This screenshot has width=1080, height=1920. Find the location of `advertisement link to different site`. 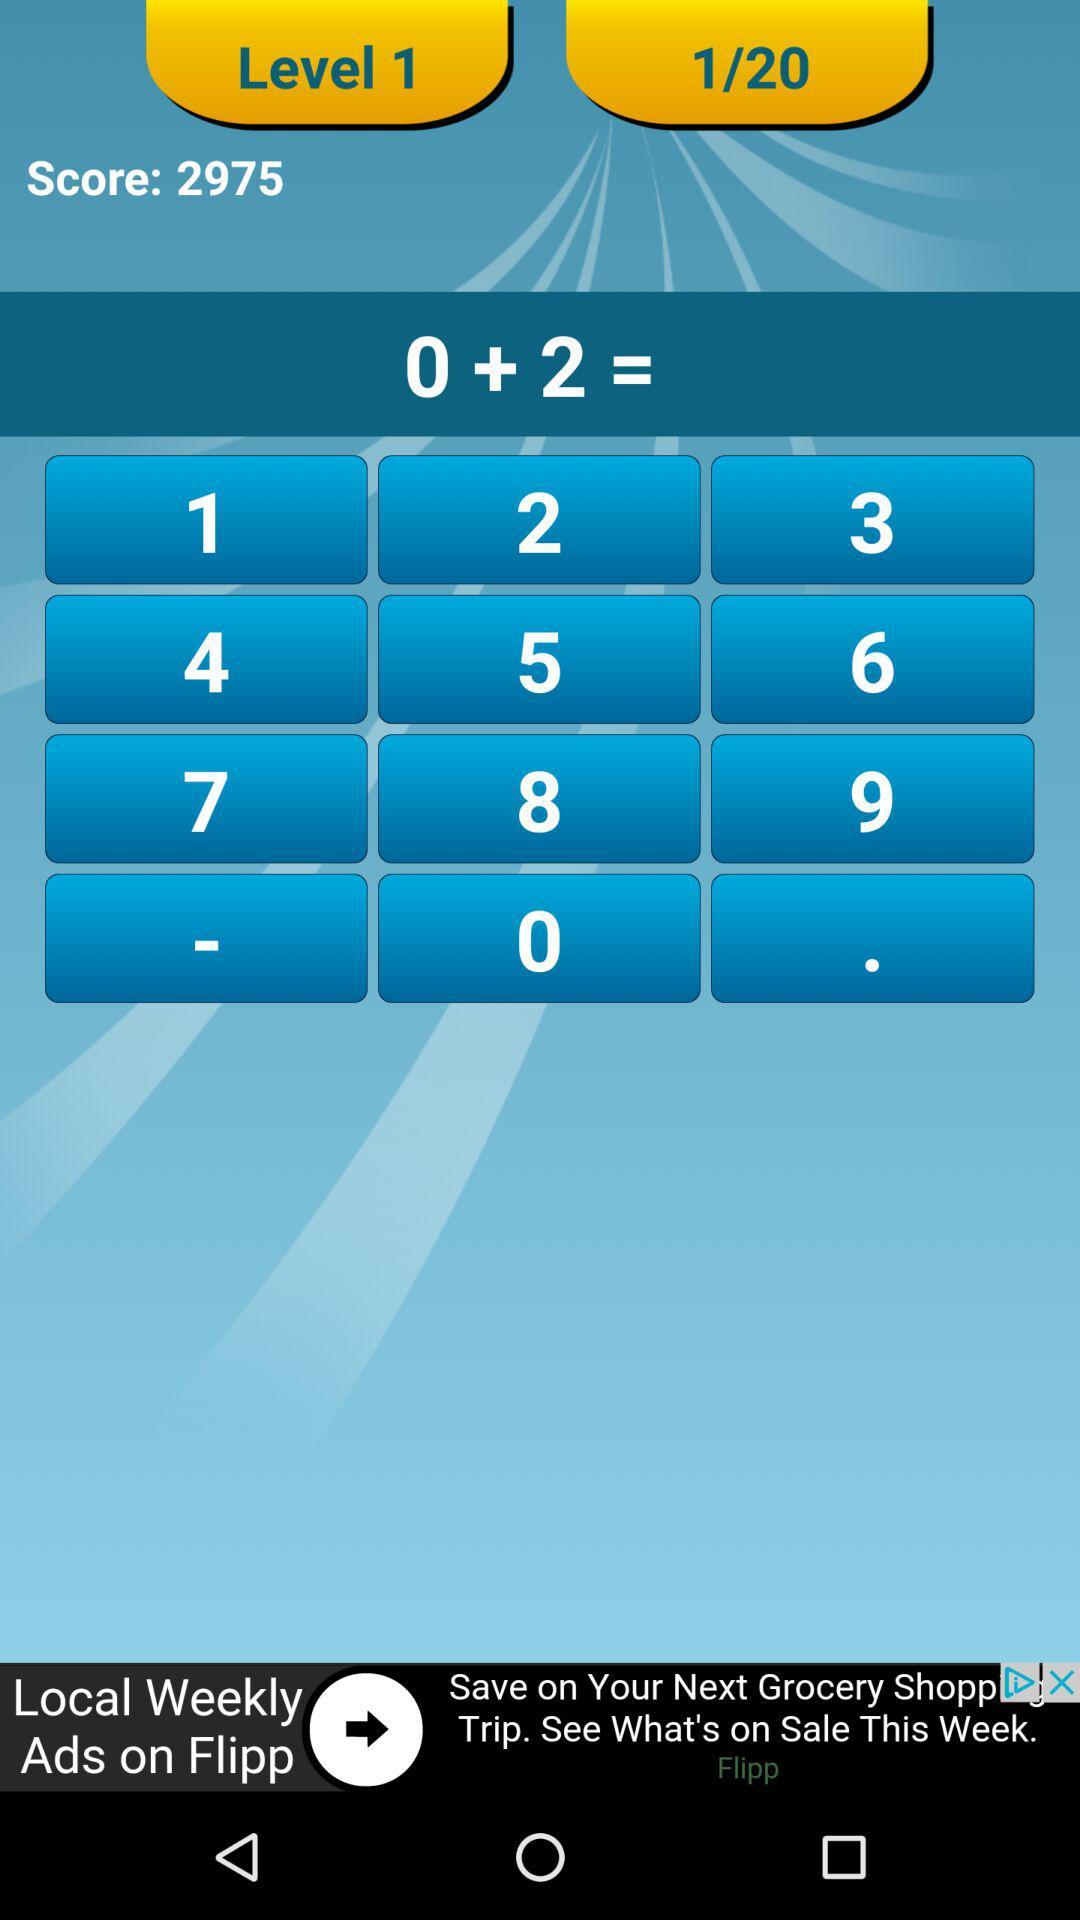

advertisement link to different site is located at coordinates (540, 1727).